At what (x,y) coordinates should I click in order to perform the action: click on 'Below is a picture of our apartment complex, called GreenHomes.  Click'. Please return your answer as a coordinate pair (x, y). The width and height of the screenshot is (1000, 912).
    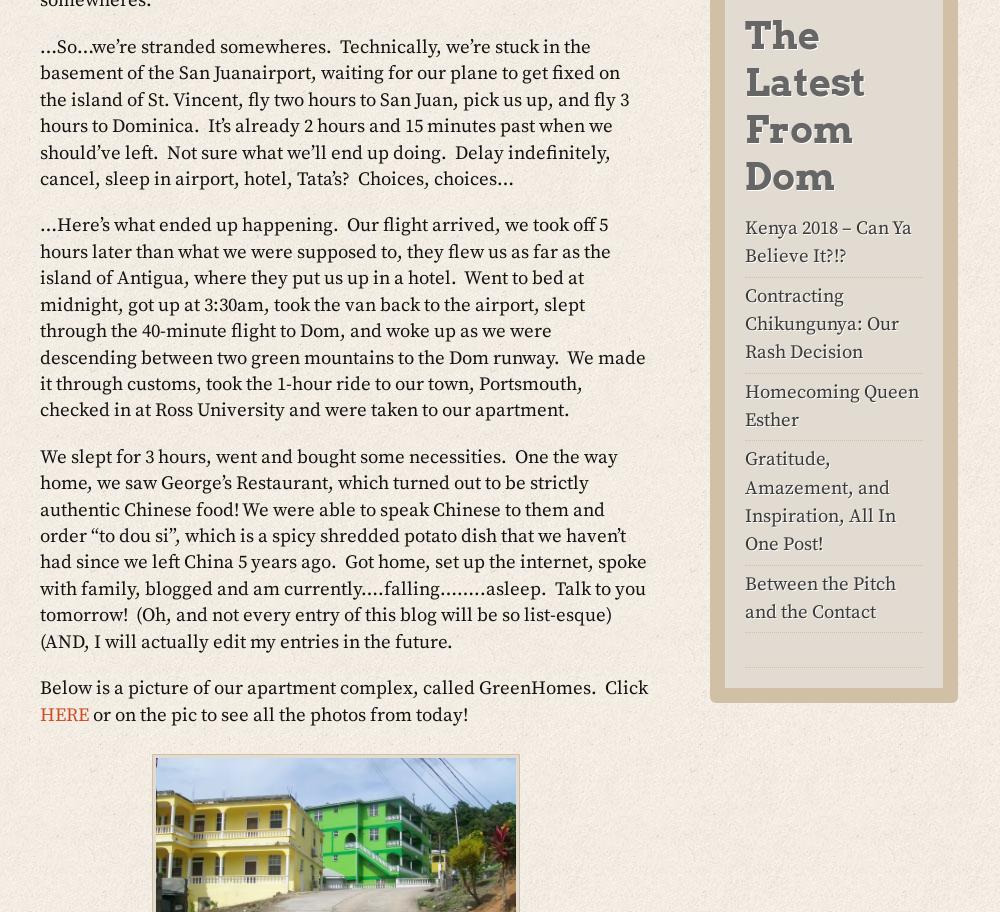
    Looking at the image, I should click on (40, 688).